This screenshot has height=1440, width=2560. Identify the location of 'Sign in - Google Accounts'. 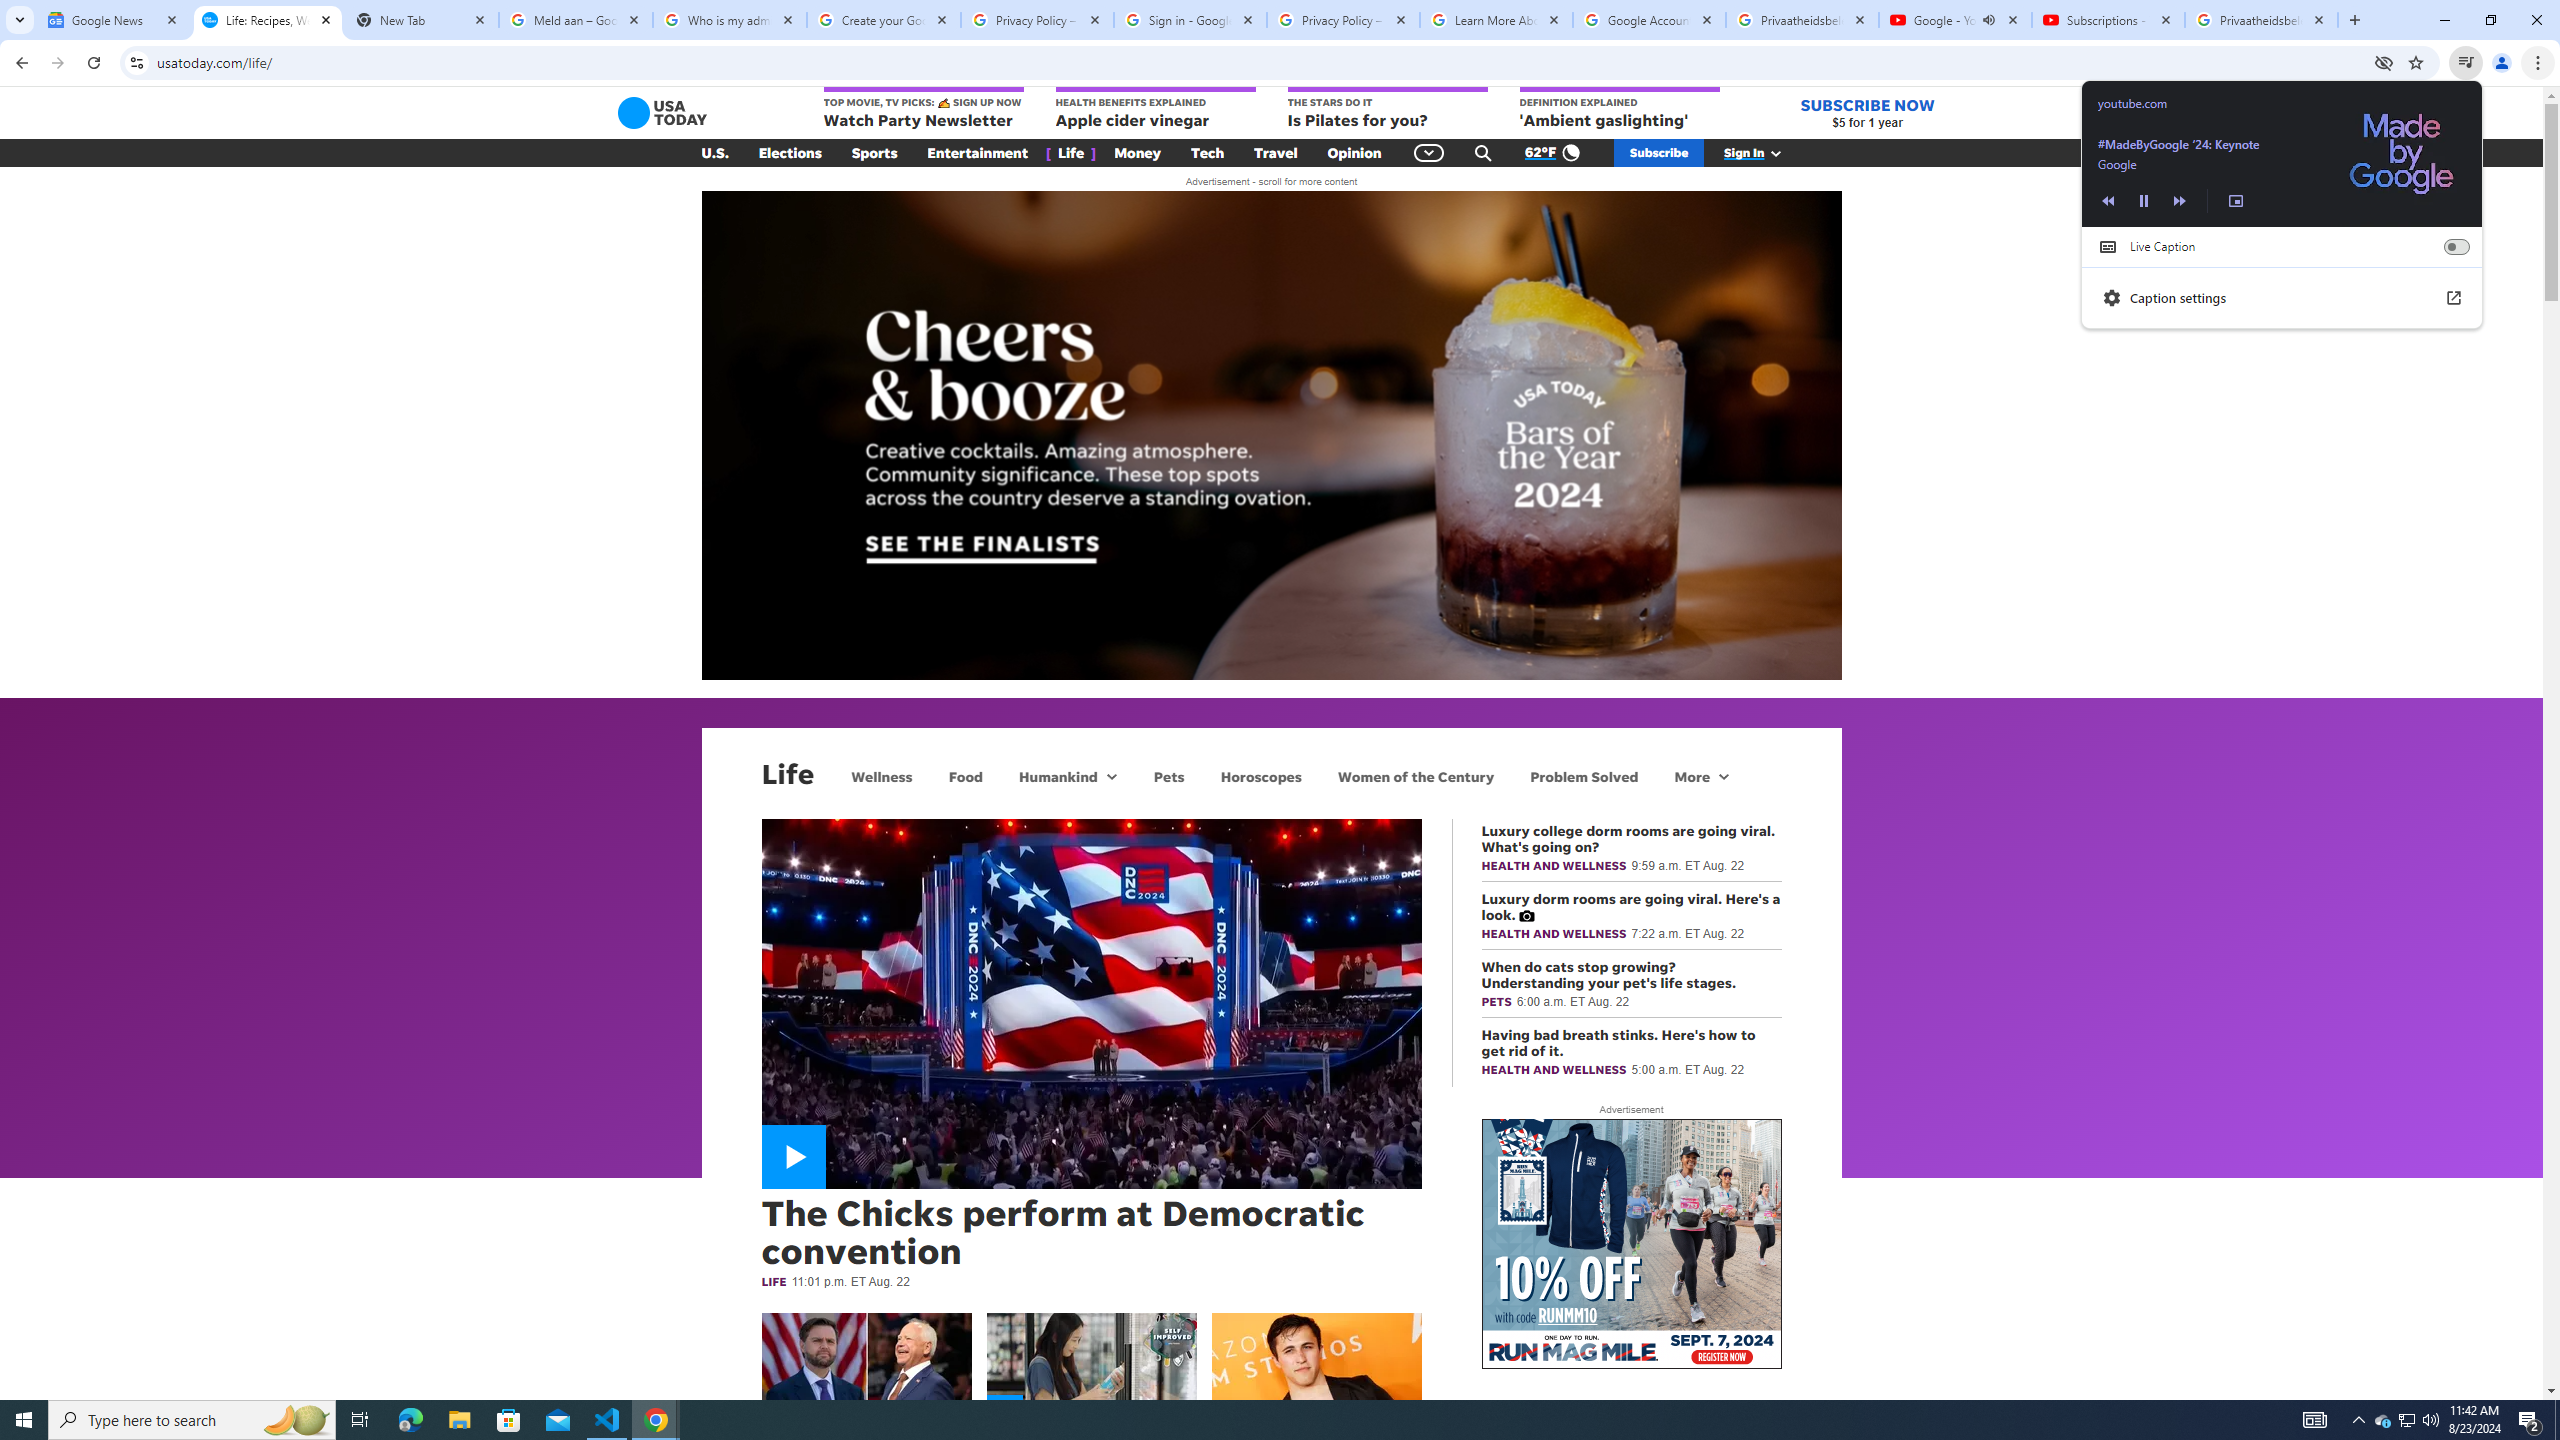
(1190, 19).